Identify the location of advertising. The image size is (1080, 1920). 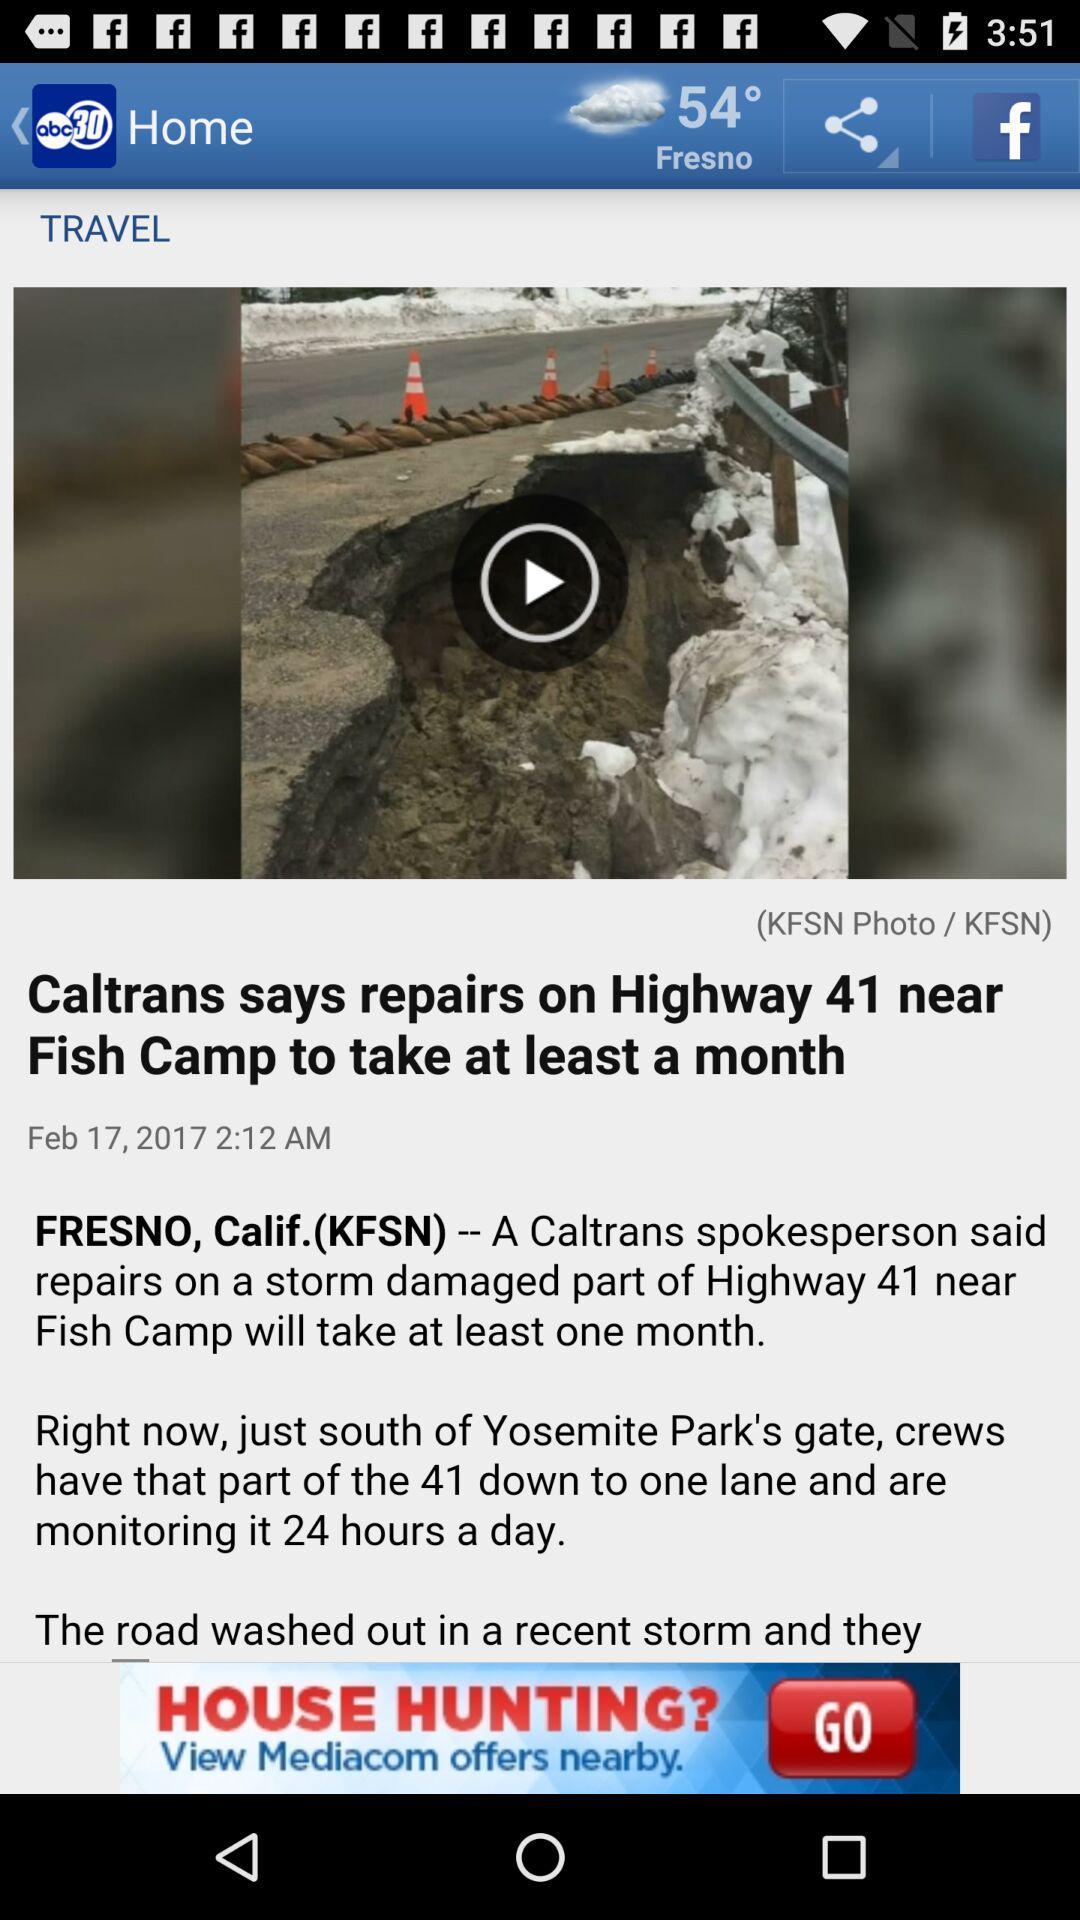
(540, 1727).